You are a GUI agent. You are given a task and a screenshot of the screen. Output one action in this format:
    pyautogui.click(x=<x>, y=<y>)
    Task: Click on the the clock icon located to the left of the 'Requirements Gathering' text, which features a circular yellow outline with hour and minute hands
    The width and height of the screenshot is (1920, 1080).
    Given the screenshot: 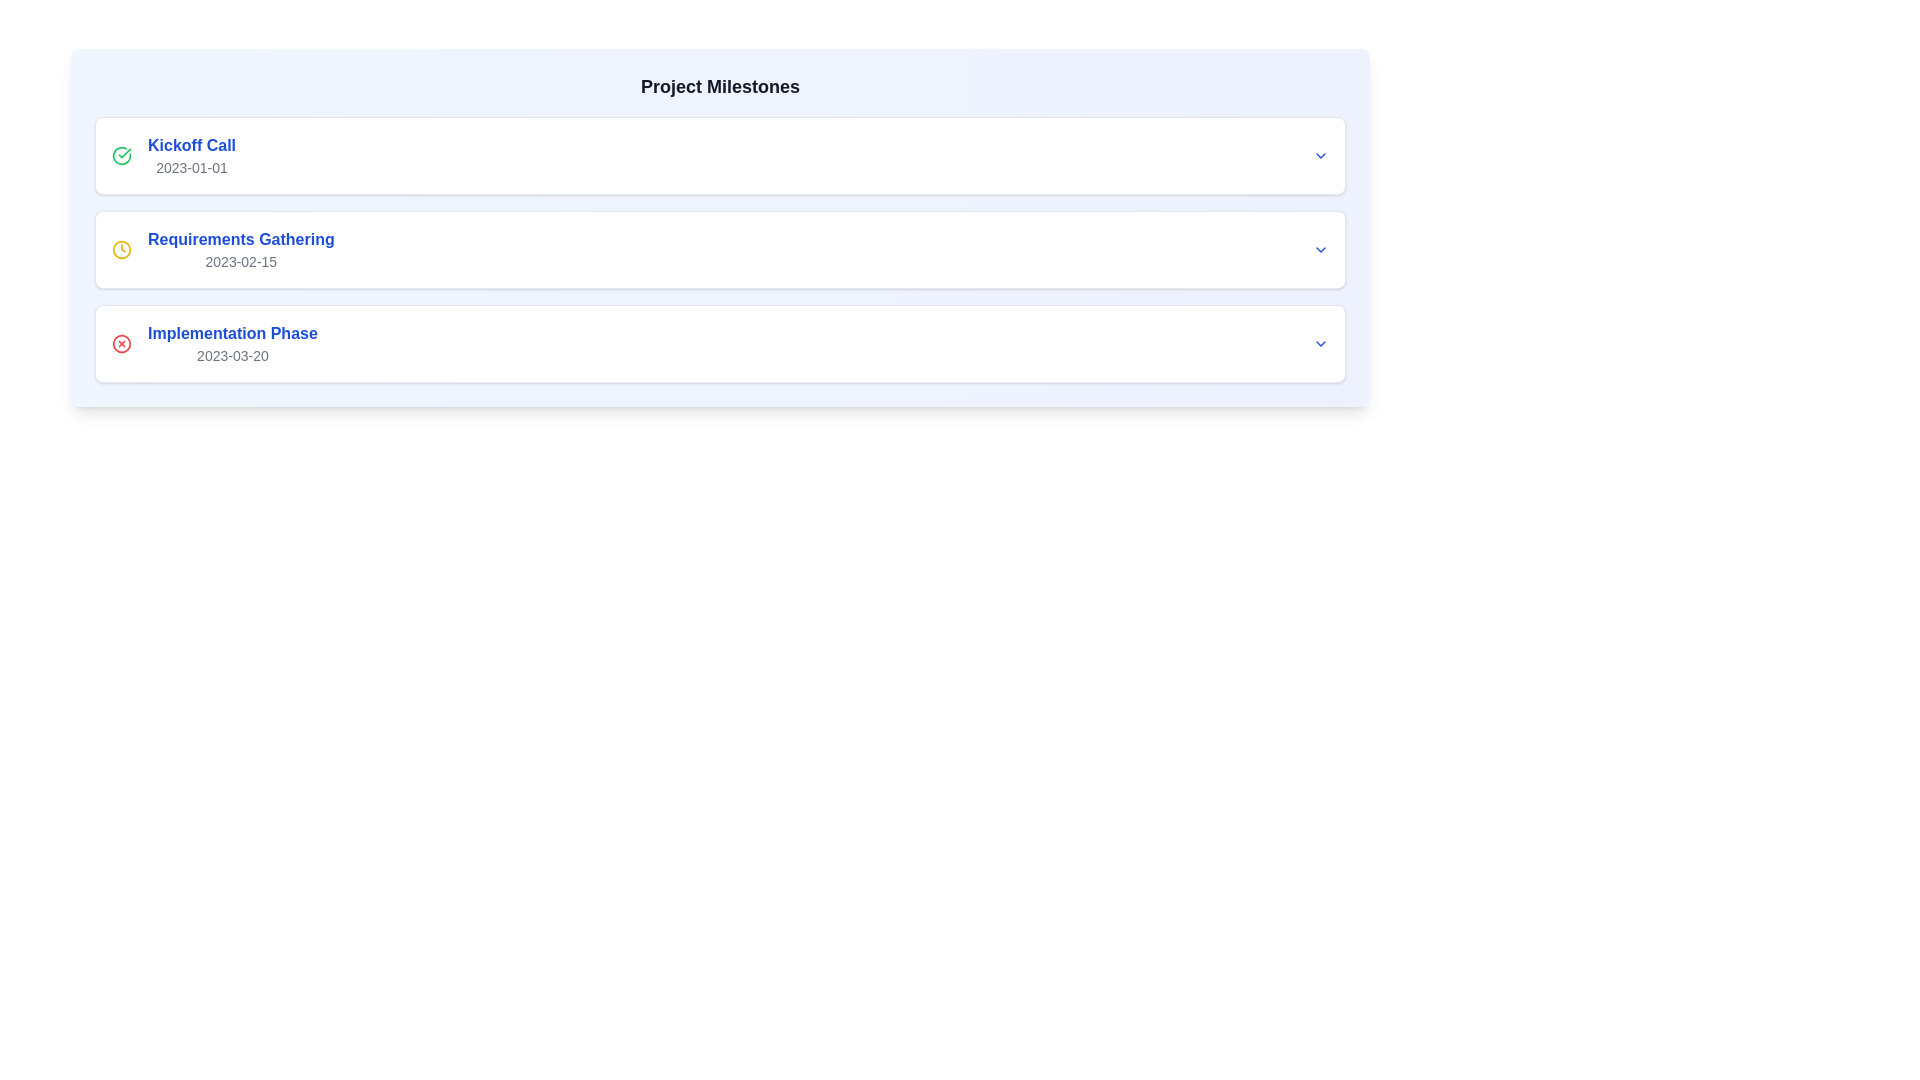 What is the action you would take?
    pyautogui.click(x=120, y=249)
    